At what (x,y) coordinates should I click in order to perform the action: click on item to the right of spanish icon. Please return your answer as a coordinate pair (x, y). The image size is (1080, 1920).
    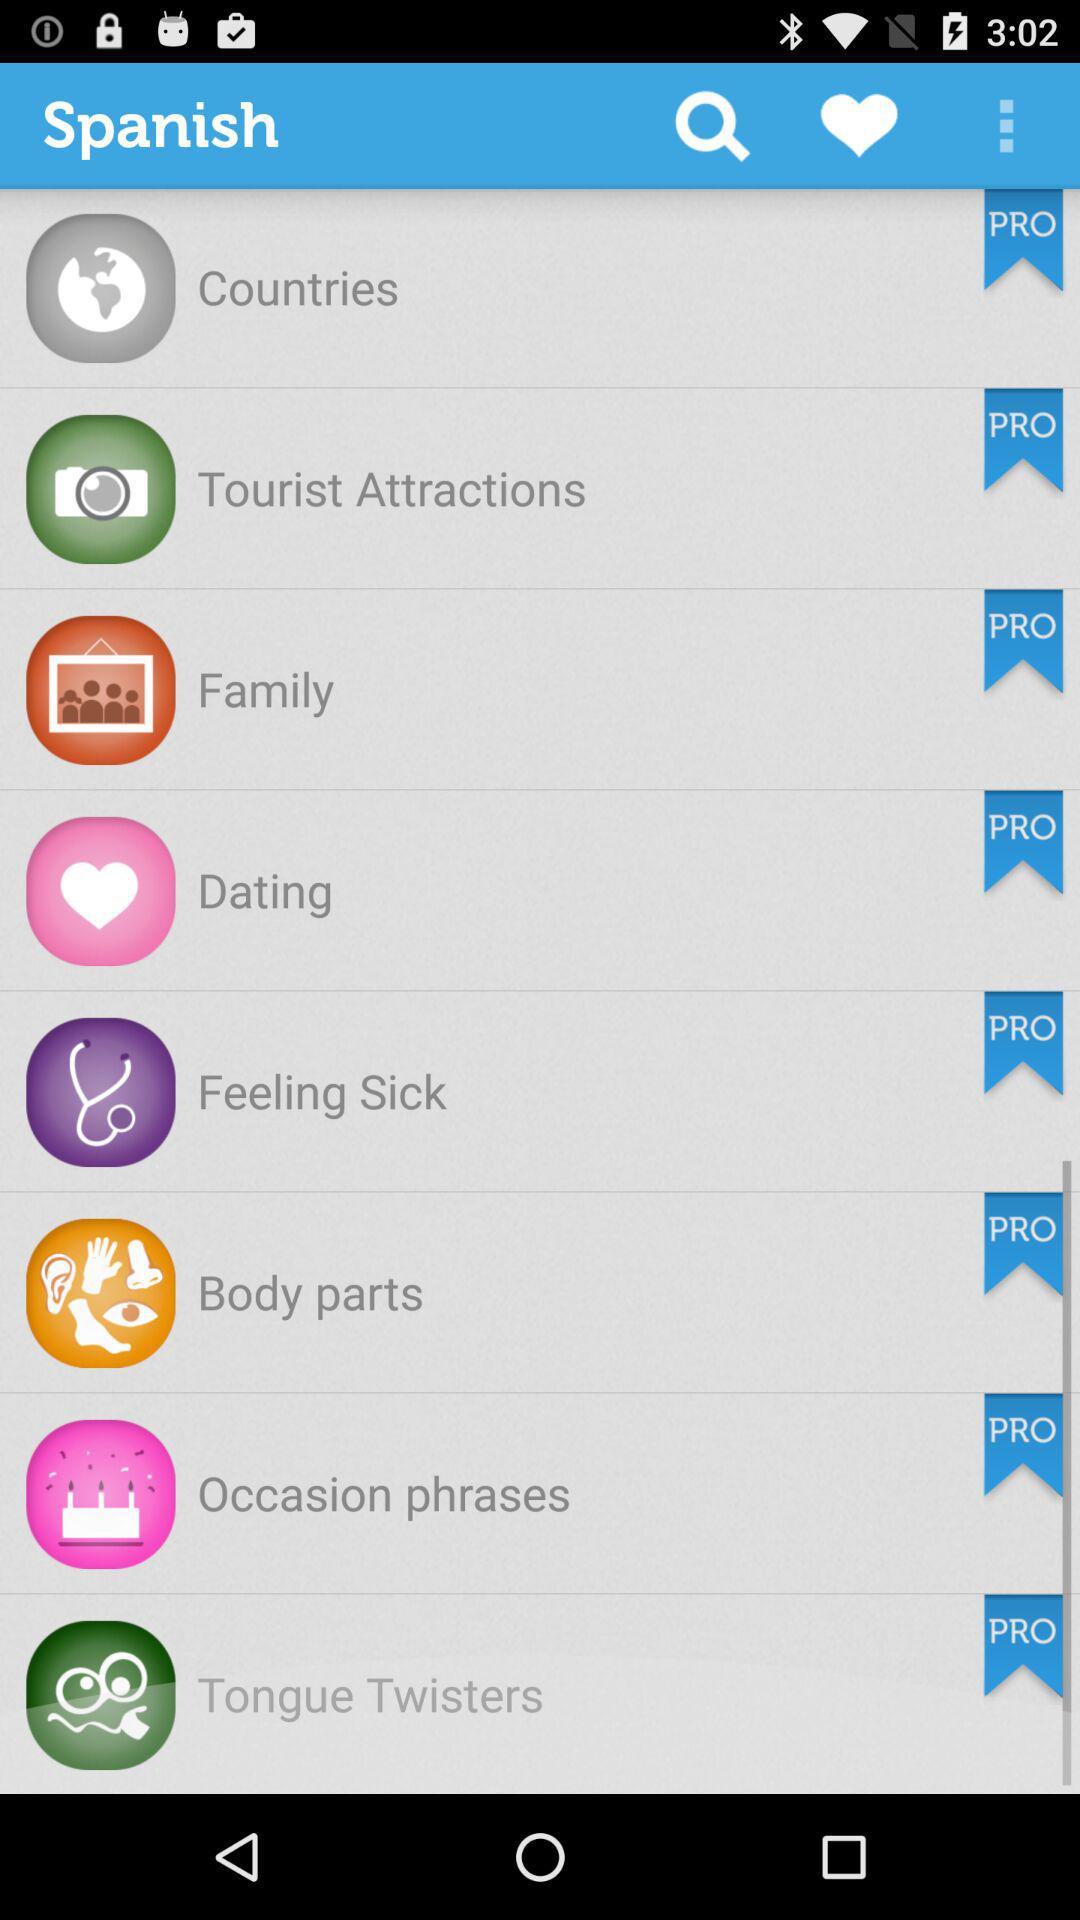
    Looking at the image, I should click on (711, 124).